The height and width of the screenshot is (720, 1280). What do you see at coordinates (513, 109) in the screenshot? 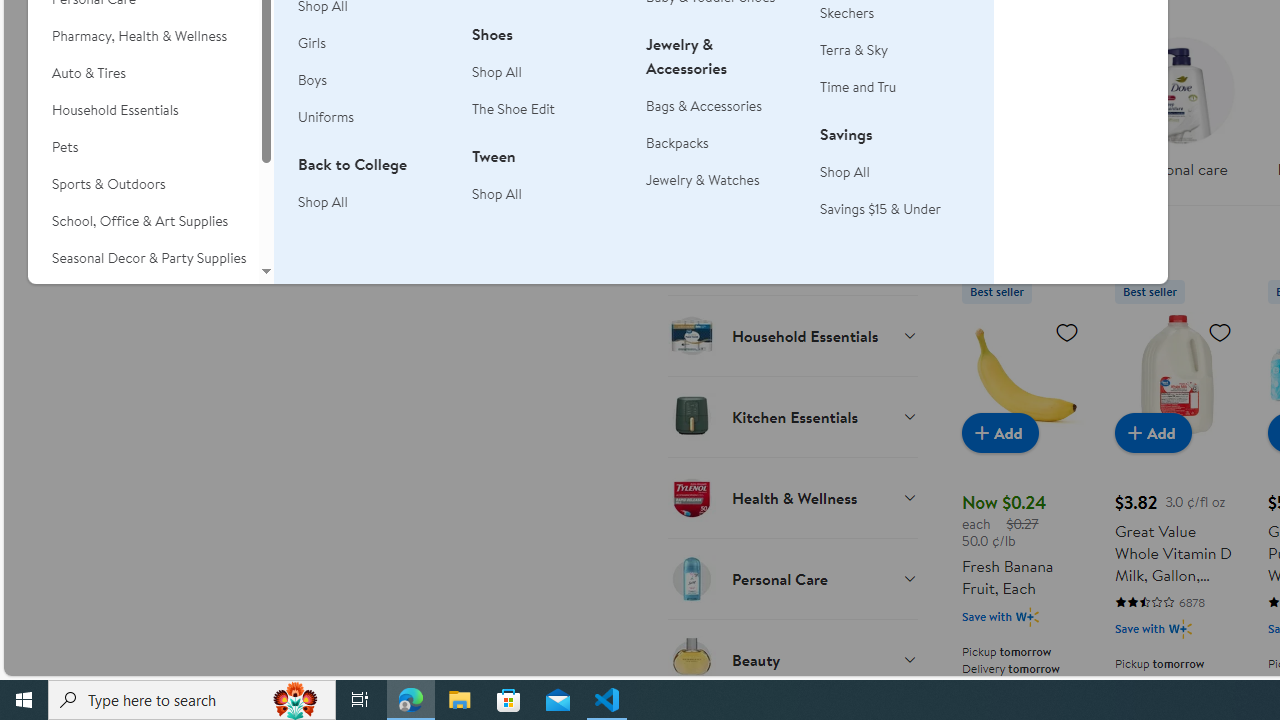
I see `'The Shoe Edit'` at bounding box center [513, 109].